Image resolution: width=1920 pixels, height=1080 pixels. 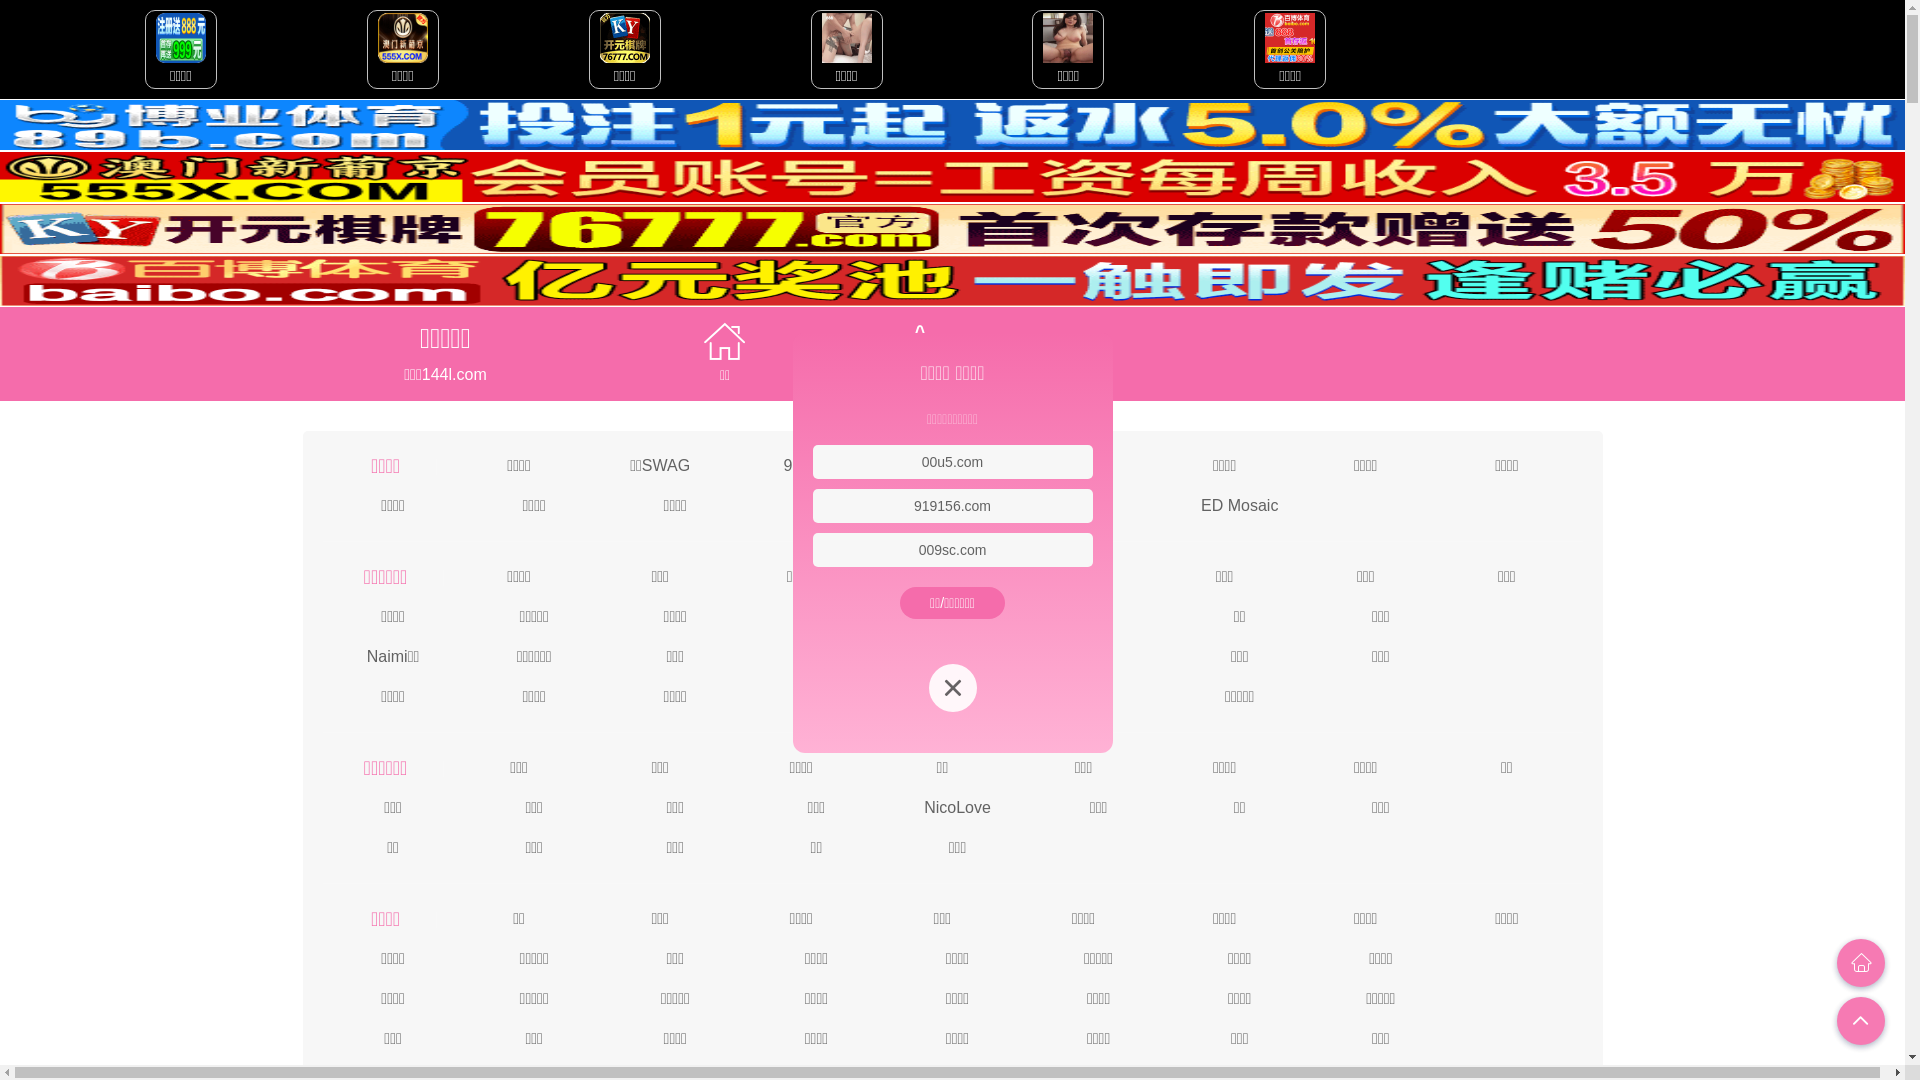 What do you see at coordinates (951, 504) in the screenshot?
I see `'919156.com'` at bounding box center [951, 504].